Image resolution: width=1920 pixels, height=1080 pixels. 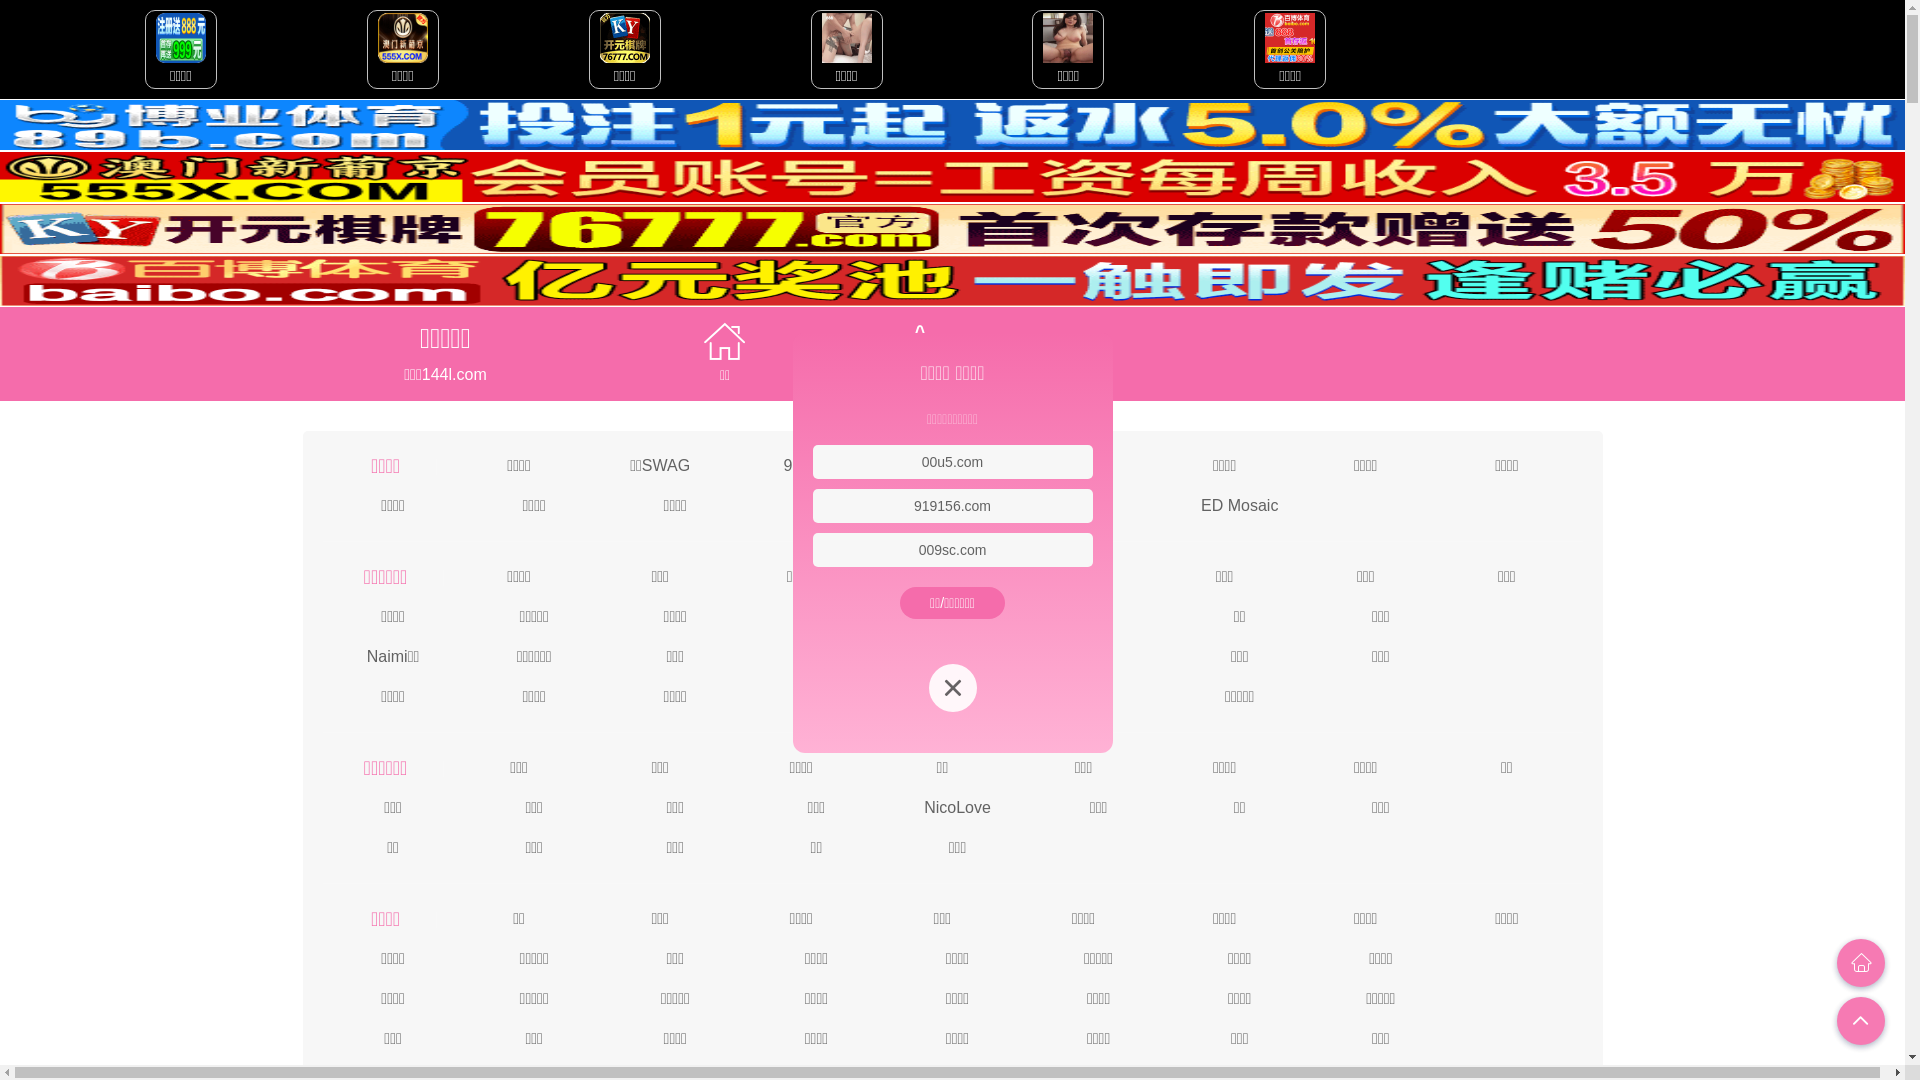 What do you see at coordinates (951, 504) in the screenshot?
I see `'919156.com'` at bounding box center [951, 504].